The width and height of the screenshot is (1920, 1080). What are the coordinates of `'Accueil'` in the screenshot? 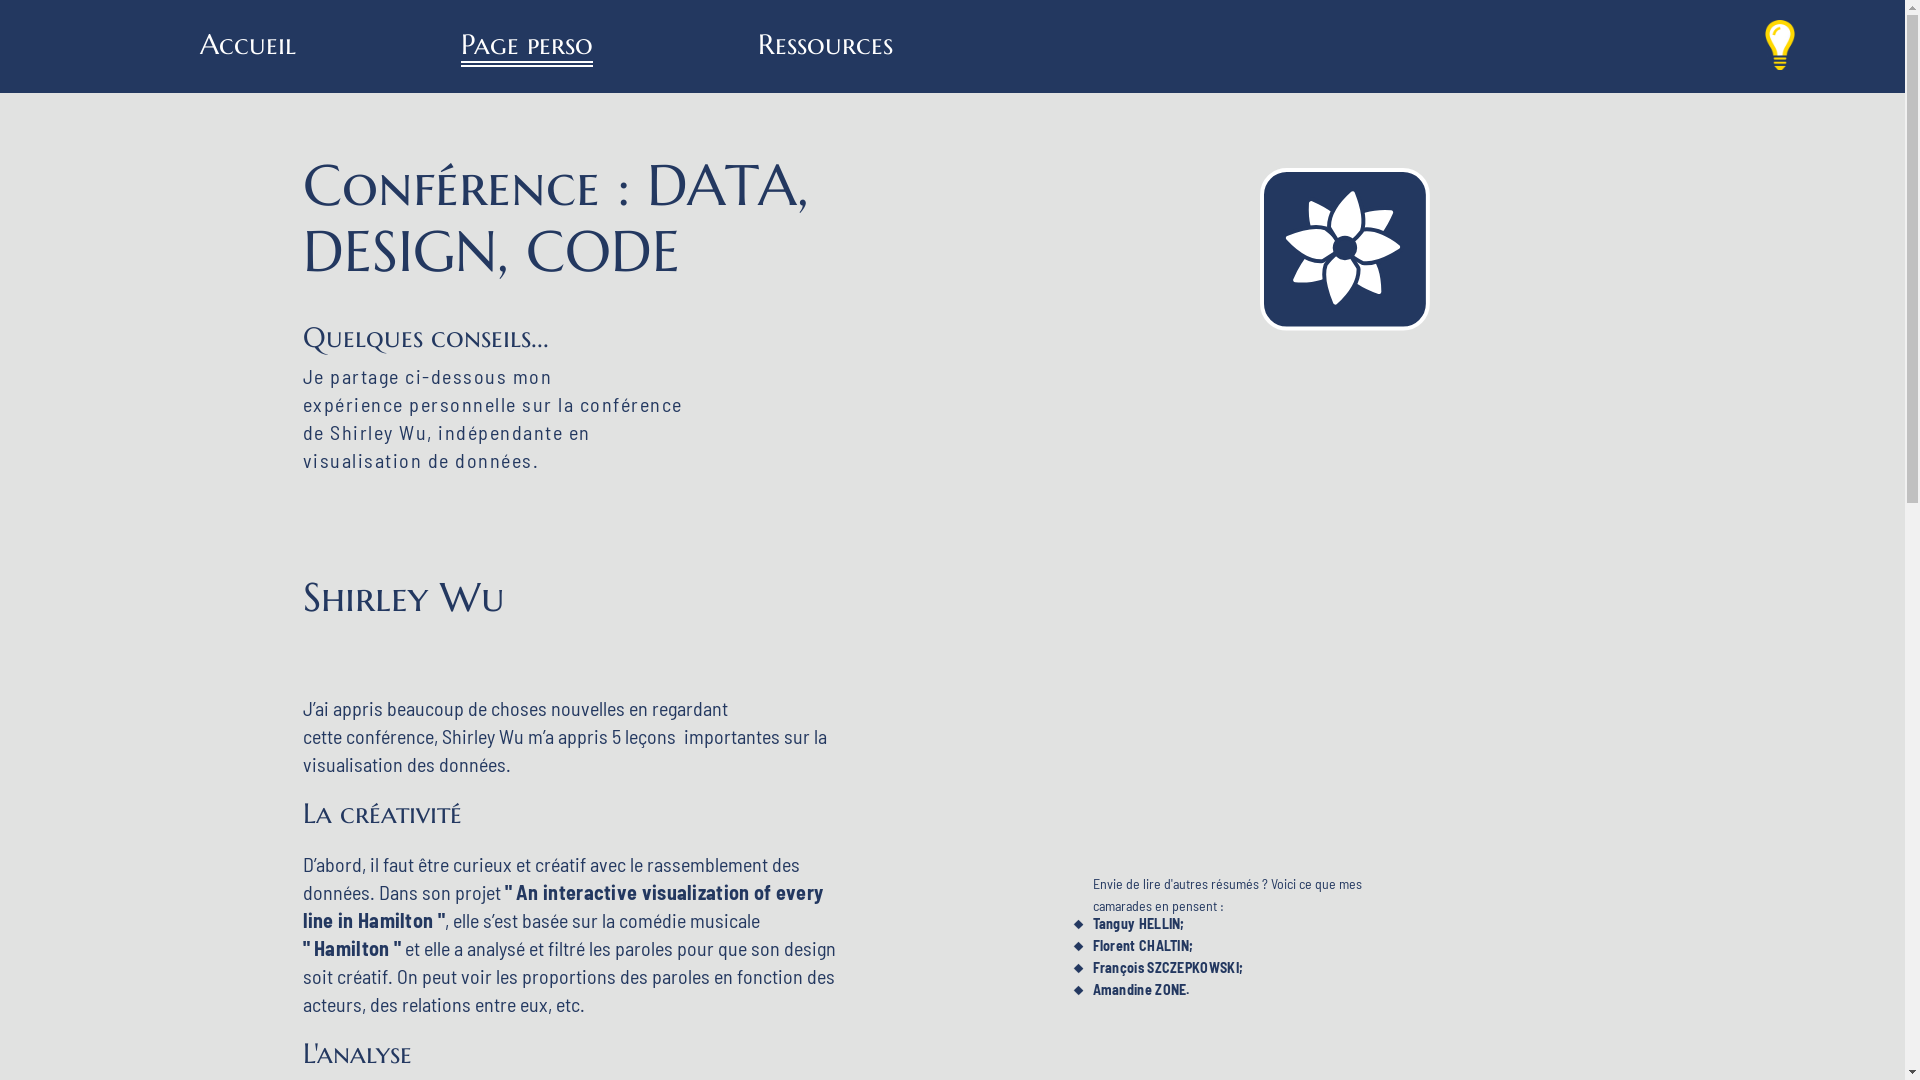 It's located at (247, 46).